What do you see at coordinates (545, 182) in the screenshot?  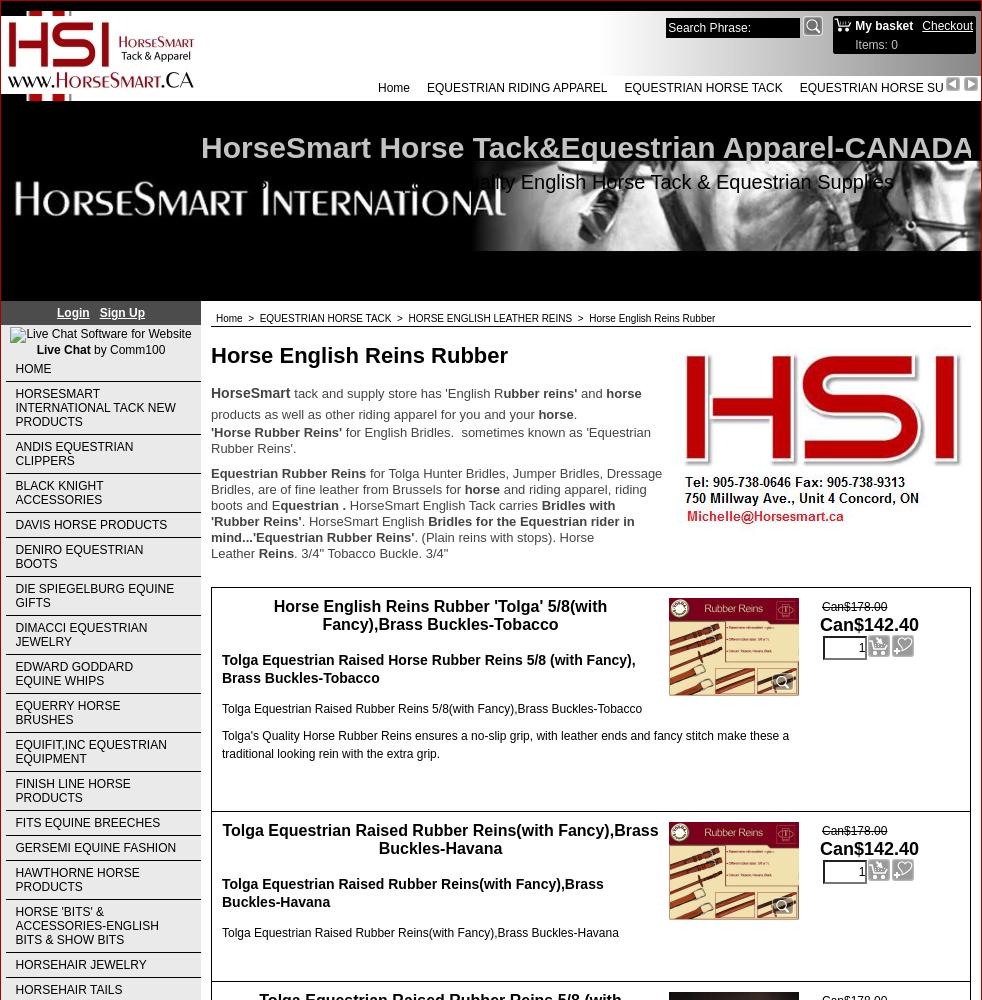 I see `'HorseSmart Tack & Apparel-Quality English Horse Tack & Equestrian Supplies'` at bounding box center [545, 182].